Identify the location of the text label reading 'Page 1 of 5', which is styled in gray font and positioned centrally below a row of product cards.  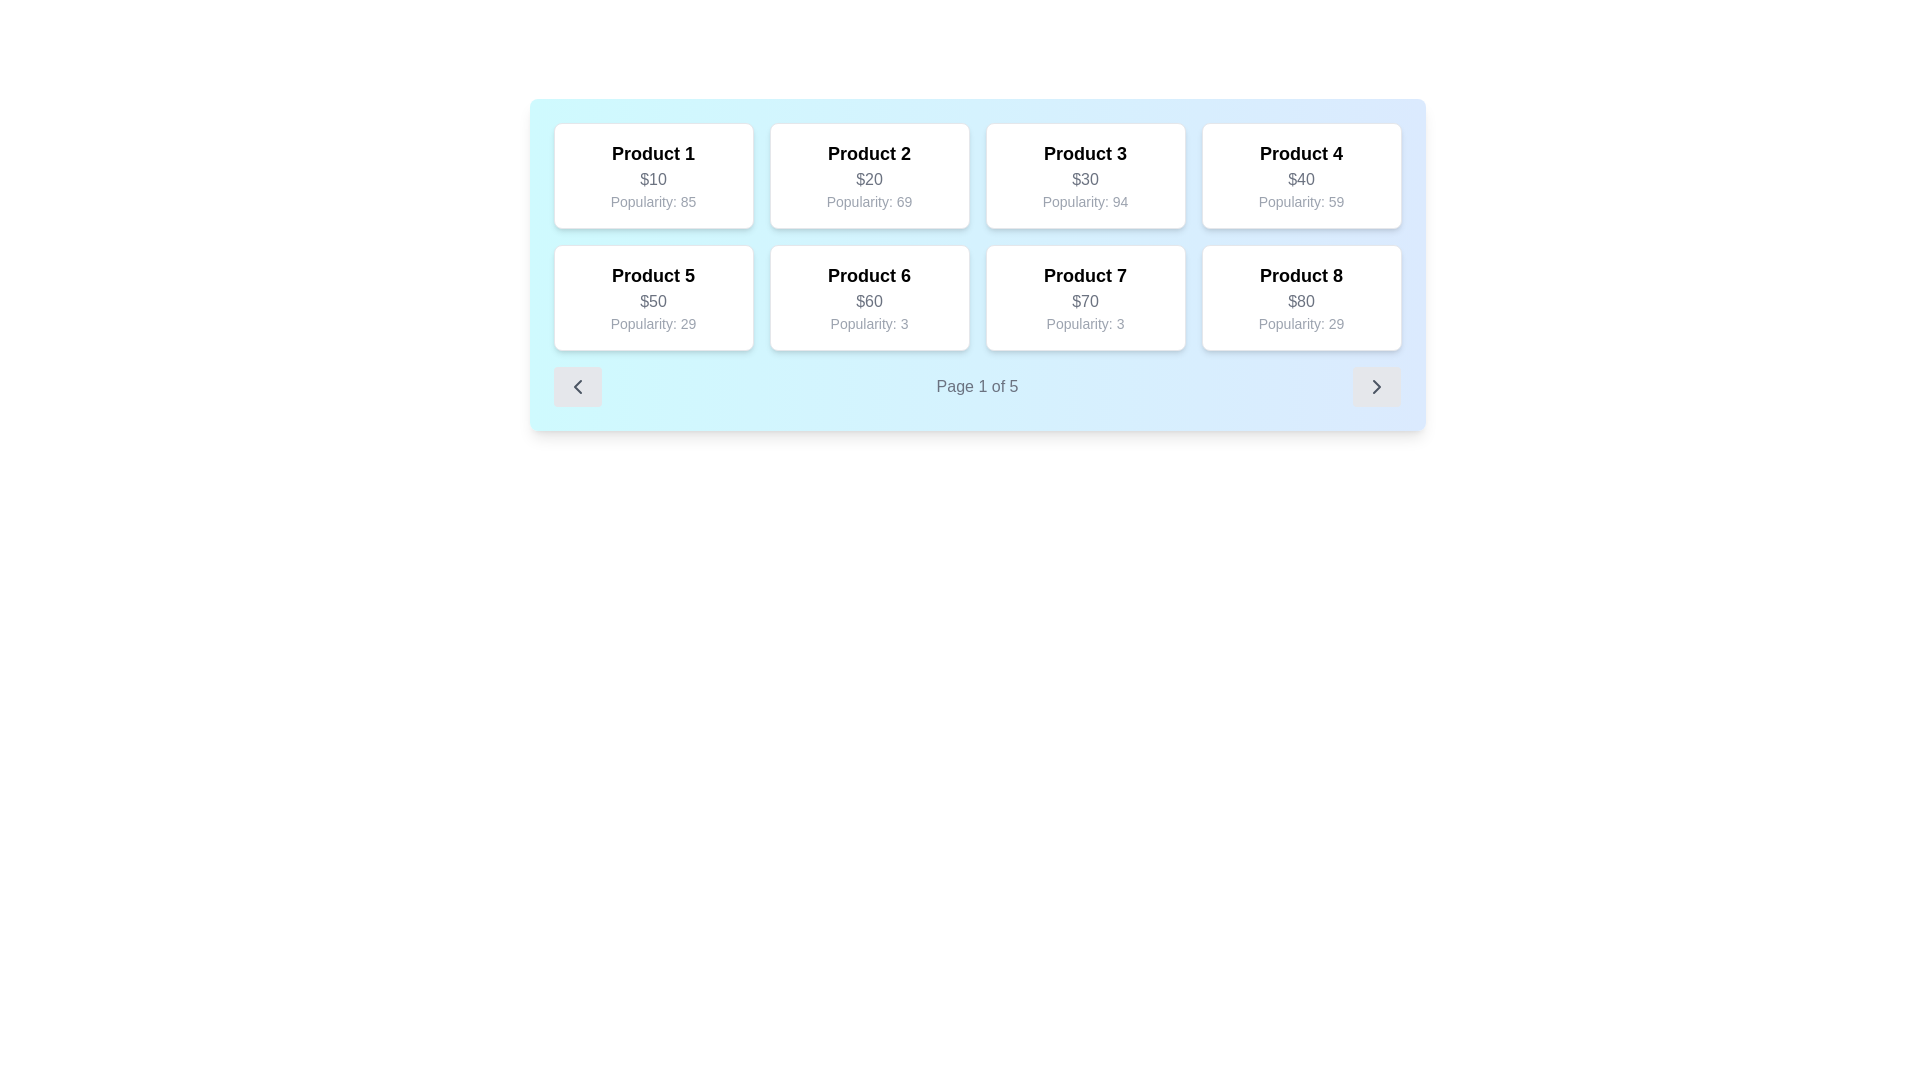
(977, 386).